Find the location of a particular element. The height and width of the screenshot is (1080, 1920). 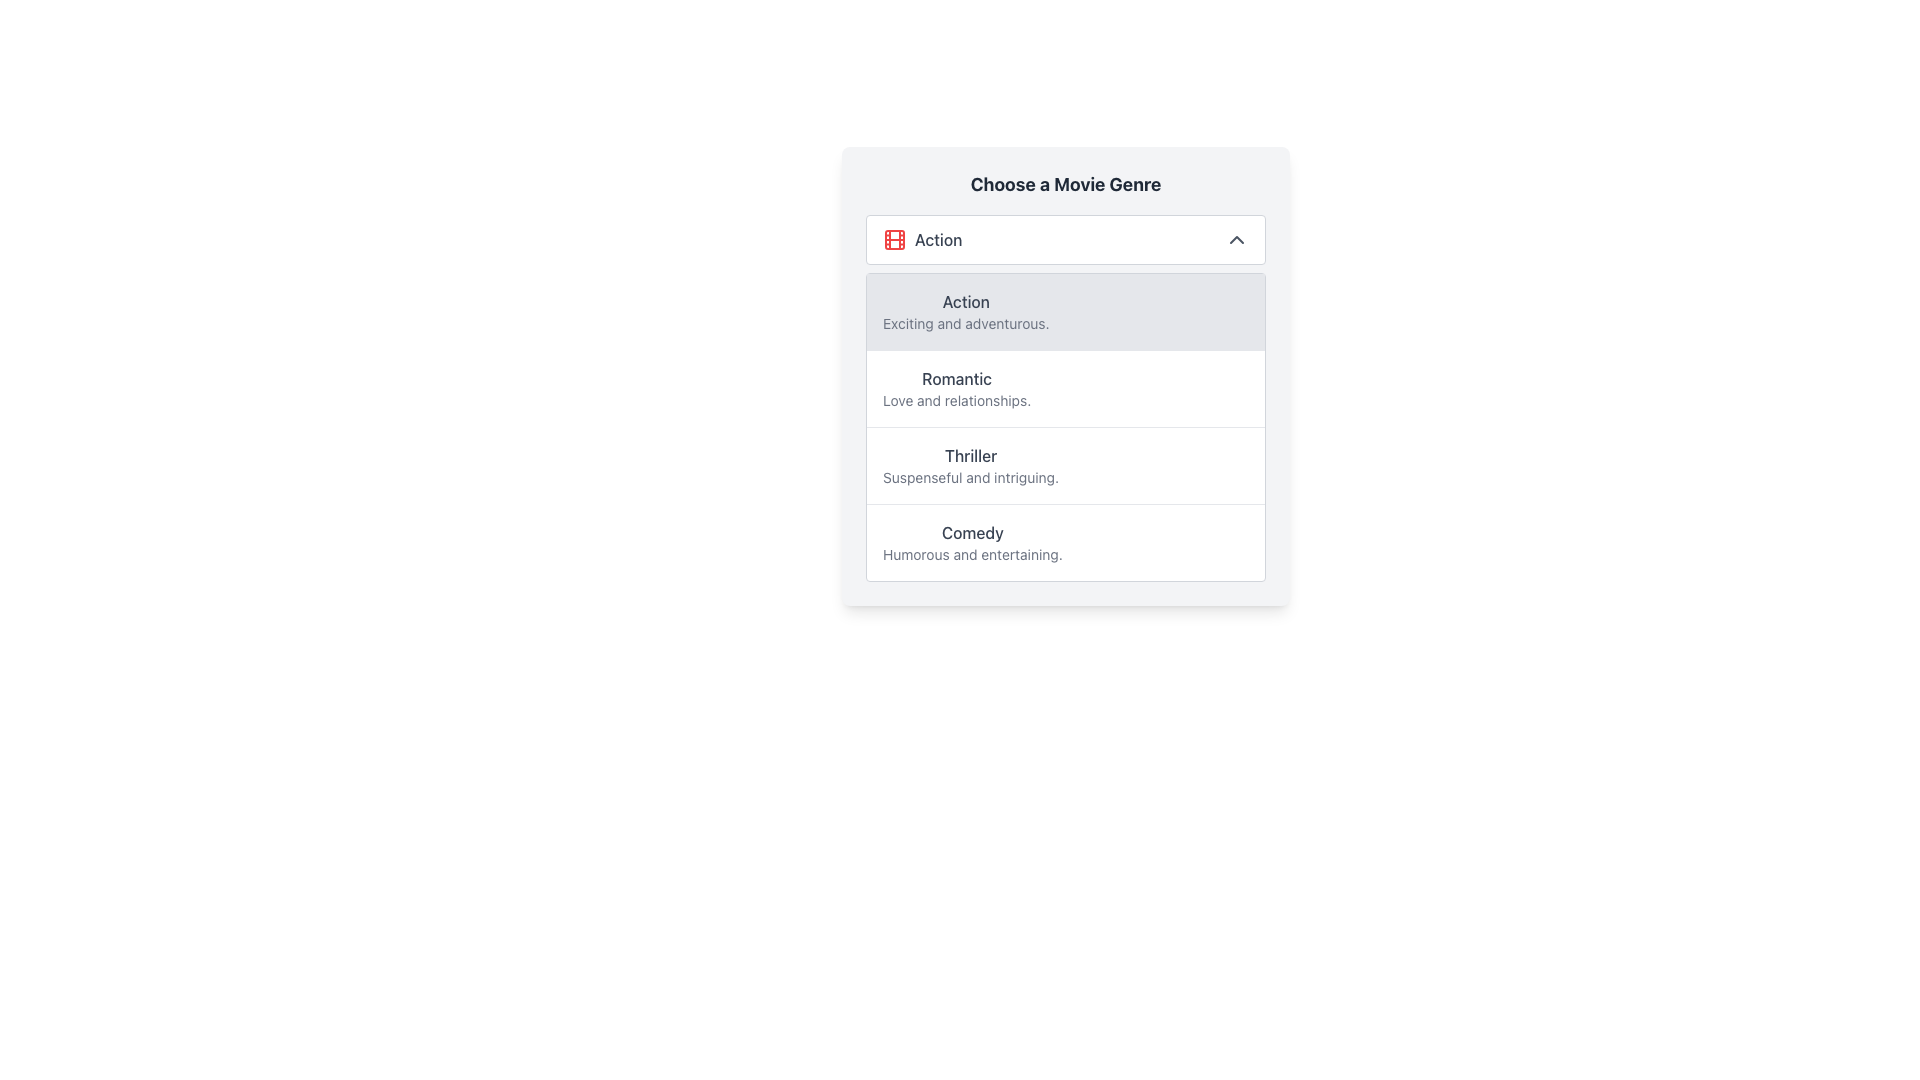

the 'Action' text option in the dropdown menu is located at coordinates (921, 238).